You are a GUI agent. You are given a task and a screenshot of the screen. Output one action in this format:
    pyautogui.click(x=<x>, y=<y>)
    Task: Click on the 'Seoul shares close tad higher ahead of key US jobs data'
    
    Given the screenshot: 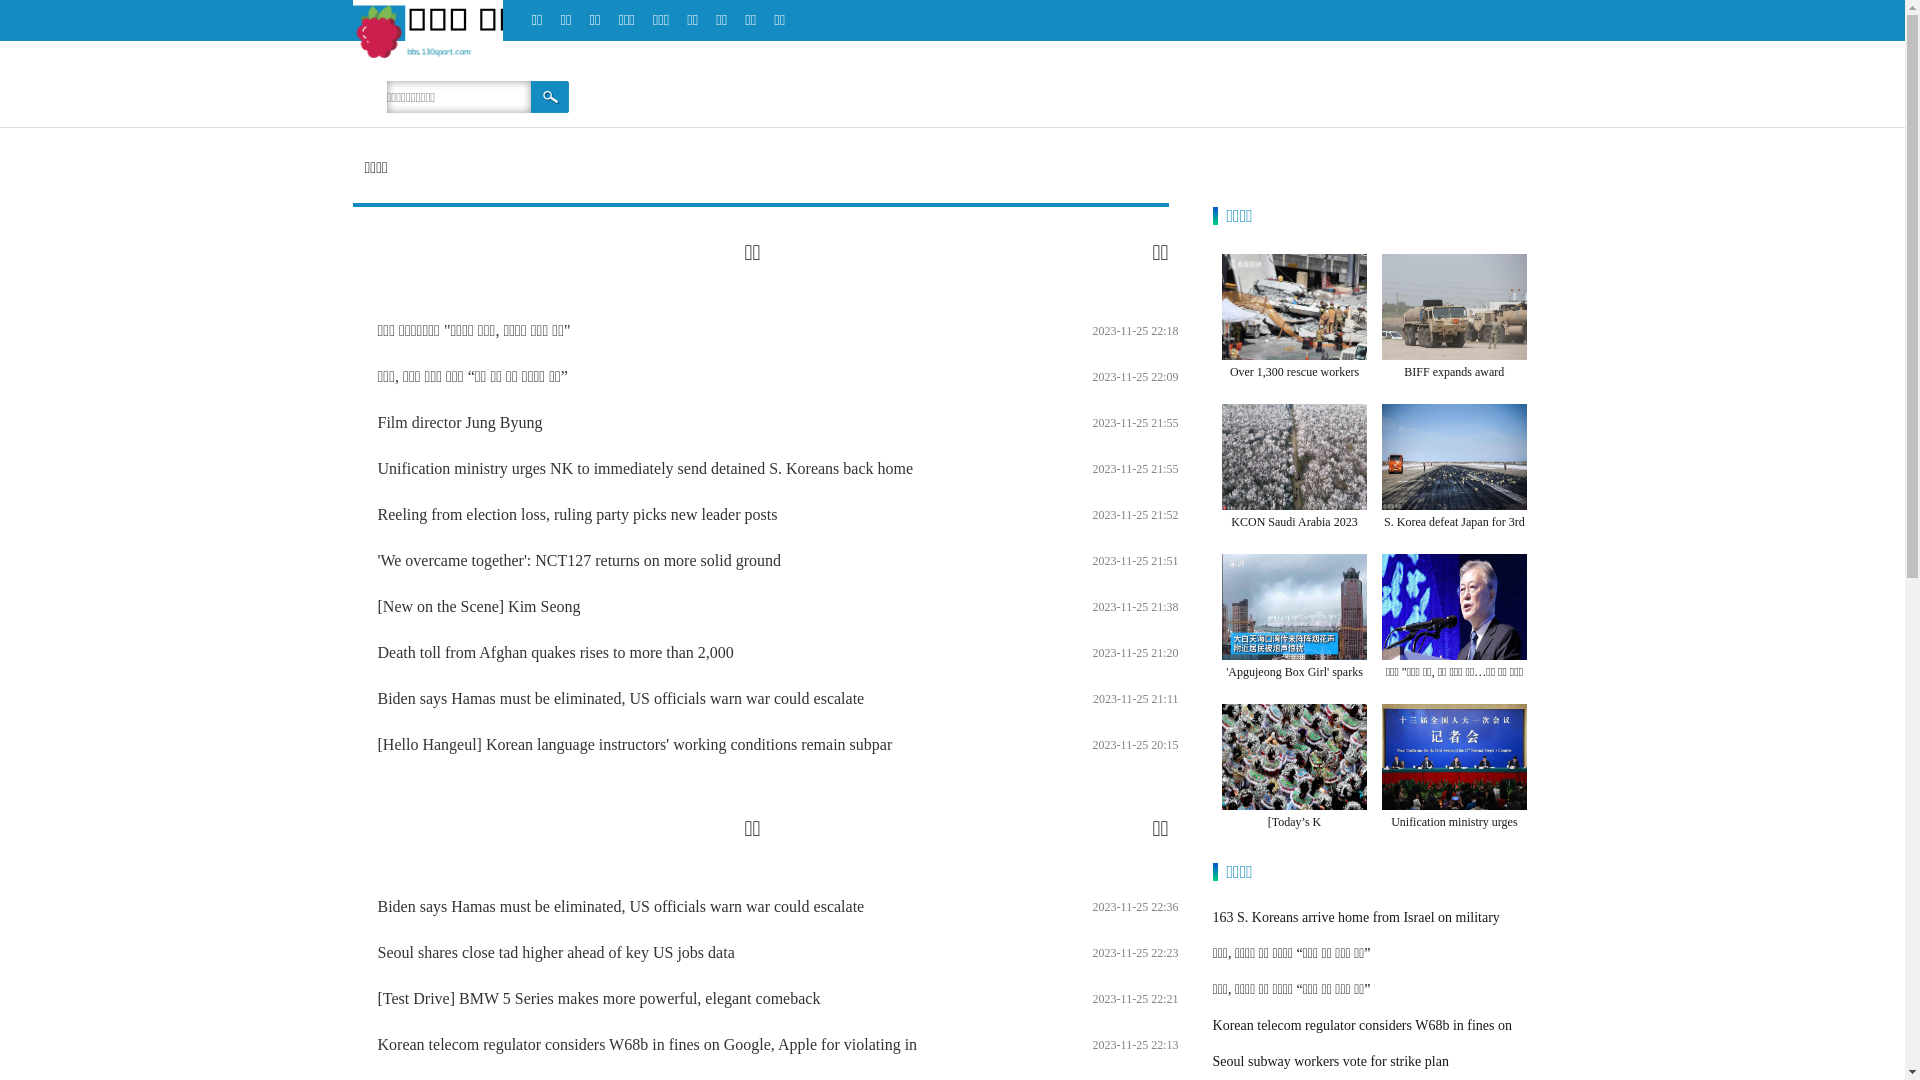 What is the action you would take?
    pyautogui.click(x=556, y=951)
    